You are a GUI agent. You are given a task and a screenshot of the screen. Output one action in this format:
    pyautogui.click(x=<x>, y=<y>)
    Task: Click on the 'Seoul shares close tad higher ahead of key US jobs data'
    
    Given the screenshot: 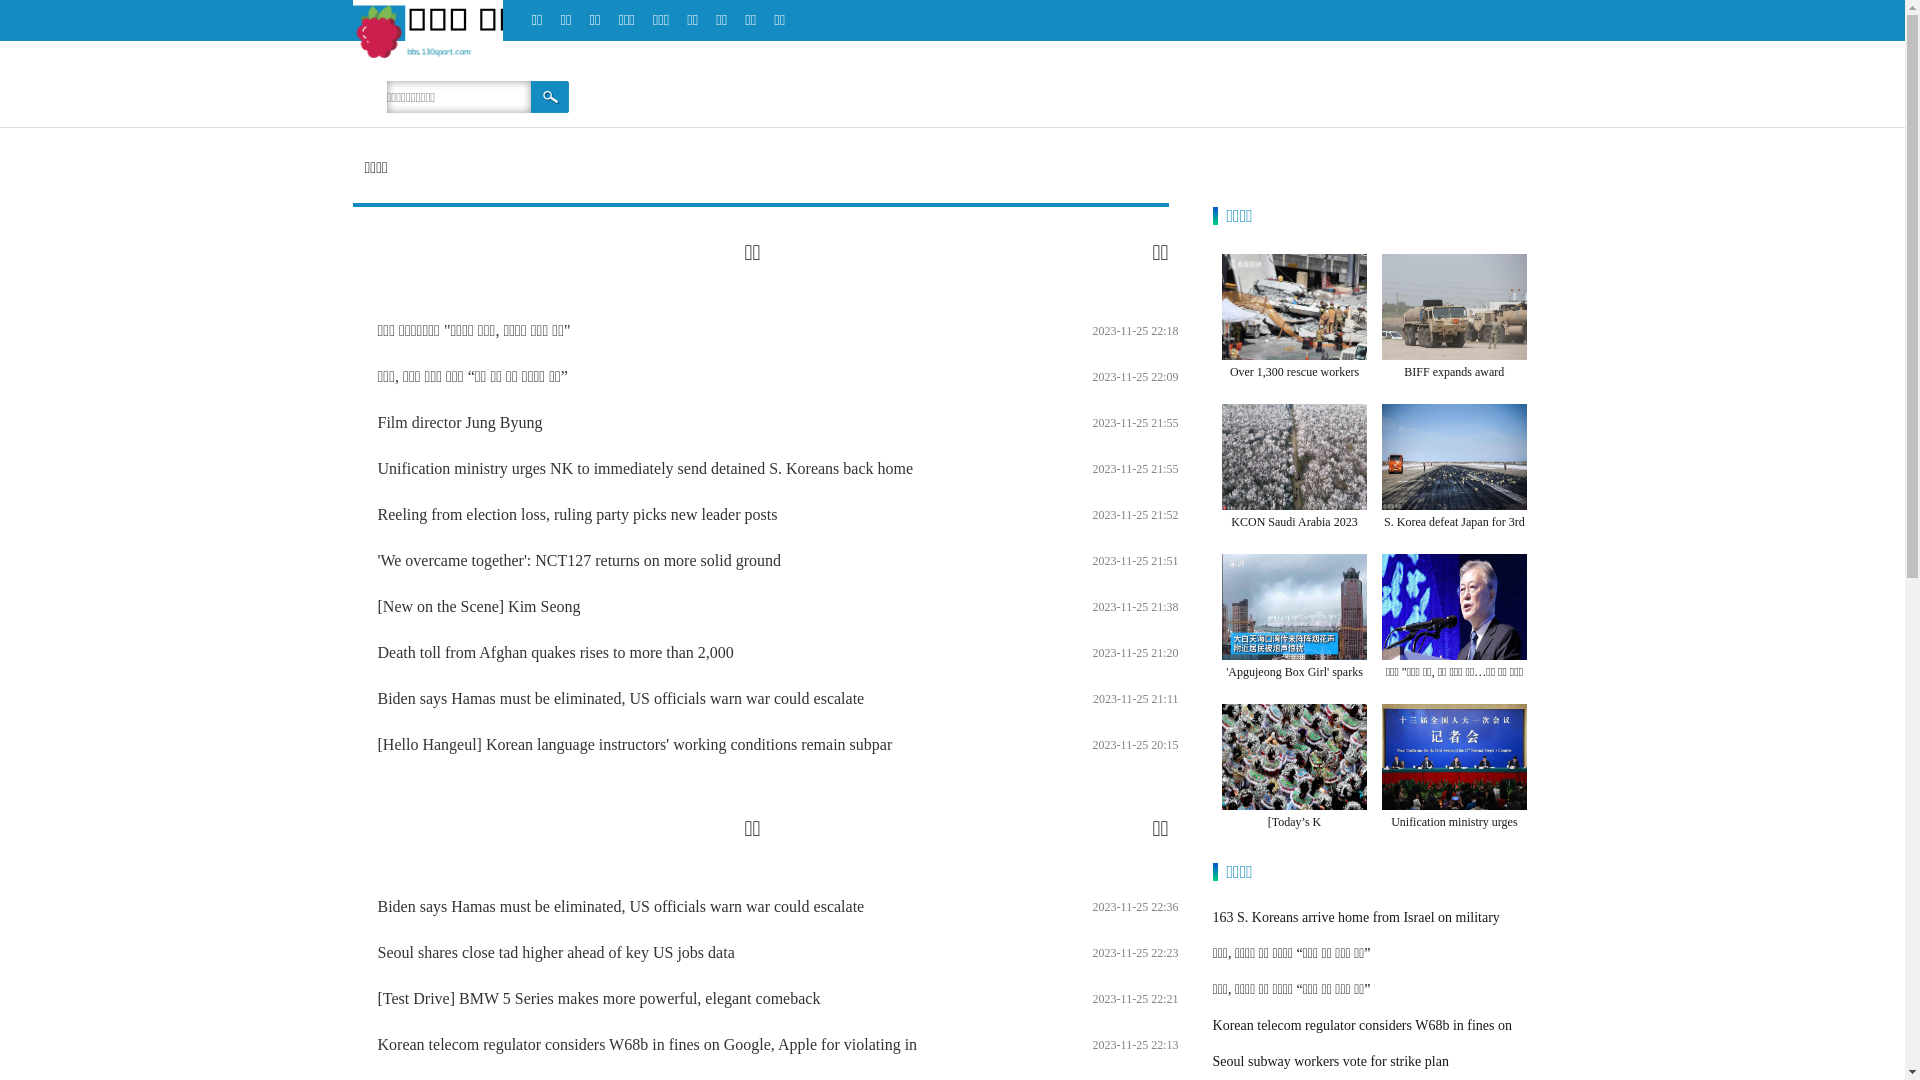 What is the action you would take?
    pyautogui.click(x=556, y=951)
    